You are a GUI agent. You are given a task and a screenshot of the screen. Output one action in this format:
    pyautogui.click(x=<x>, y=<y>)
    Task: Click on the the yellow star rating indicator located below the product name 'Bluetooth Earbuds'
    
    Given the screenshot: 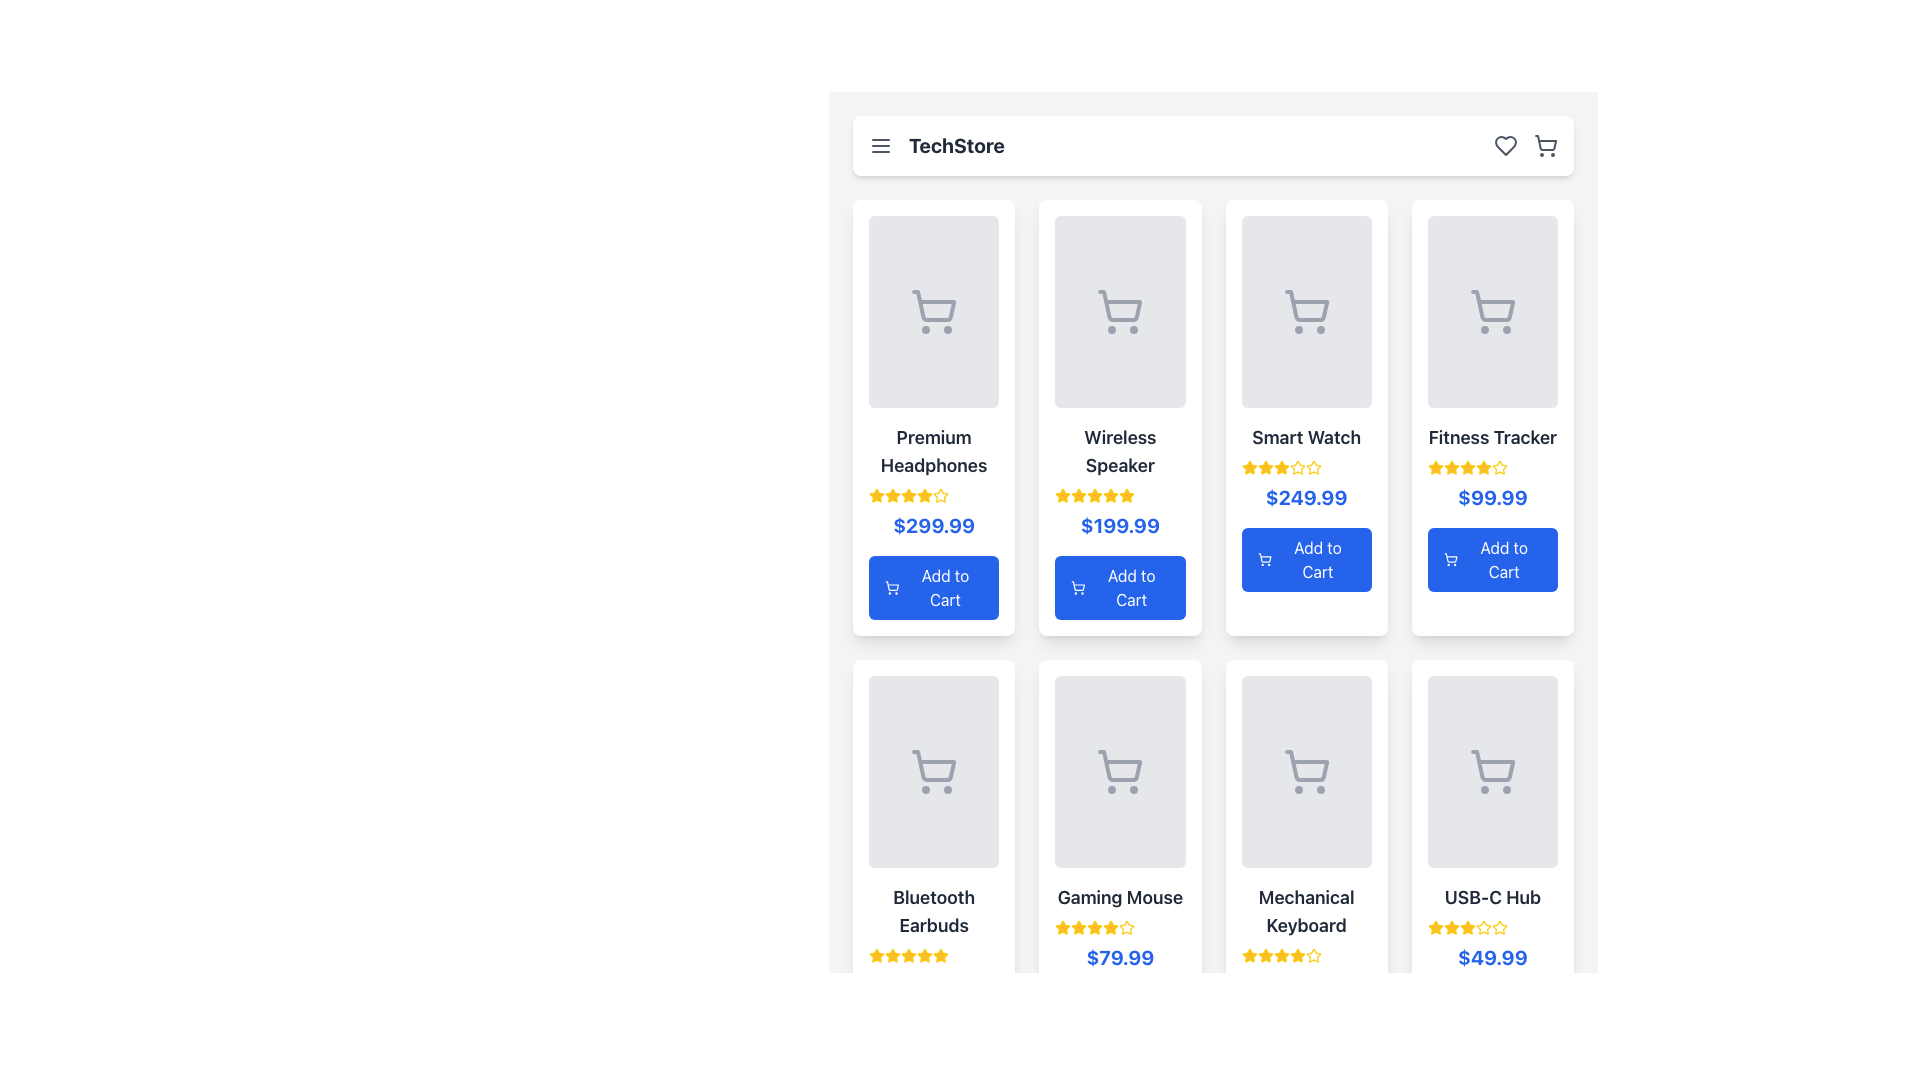 What is the action you would take?
    pyautogui.click(x=933, y=955)
    